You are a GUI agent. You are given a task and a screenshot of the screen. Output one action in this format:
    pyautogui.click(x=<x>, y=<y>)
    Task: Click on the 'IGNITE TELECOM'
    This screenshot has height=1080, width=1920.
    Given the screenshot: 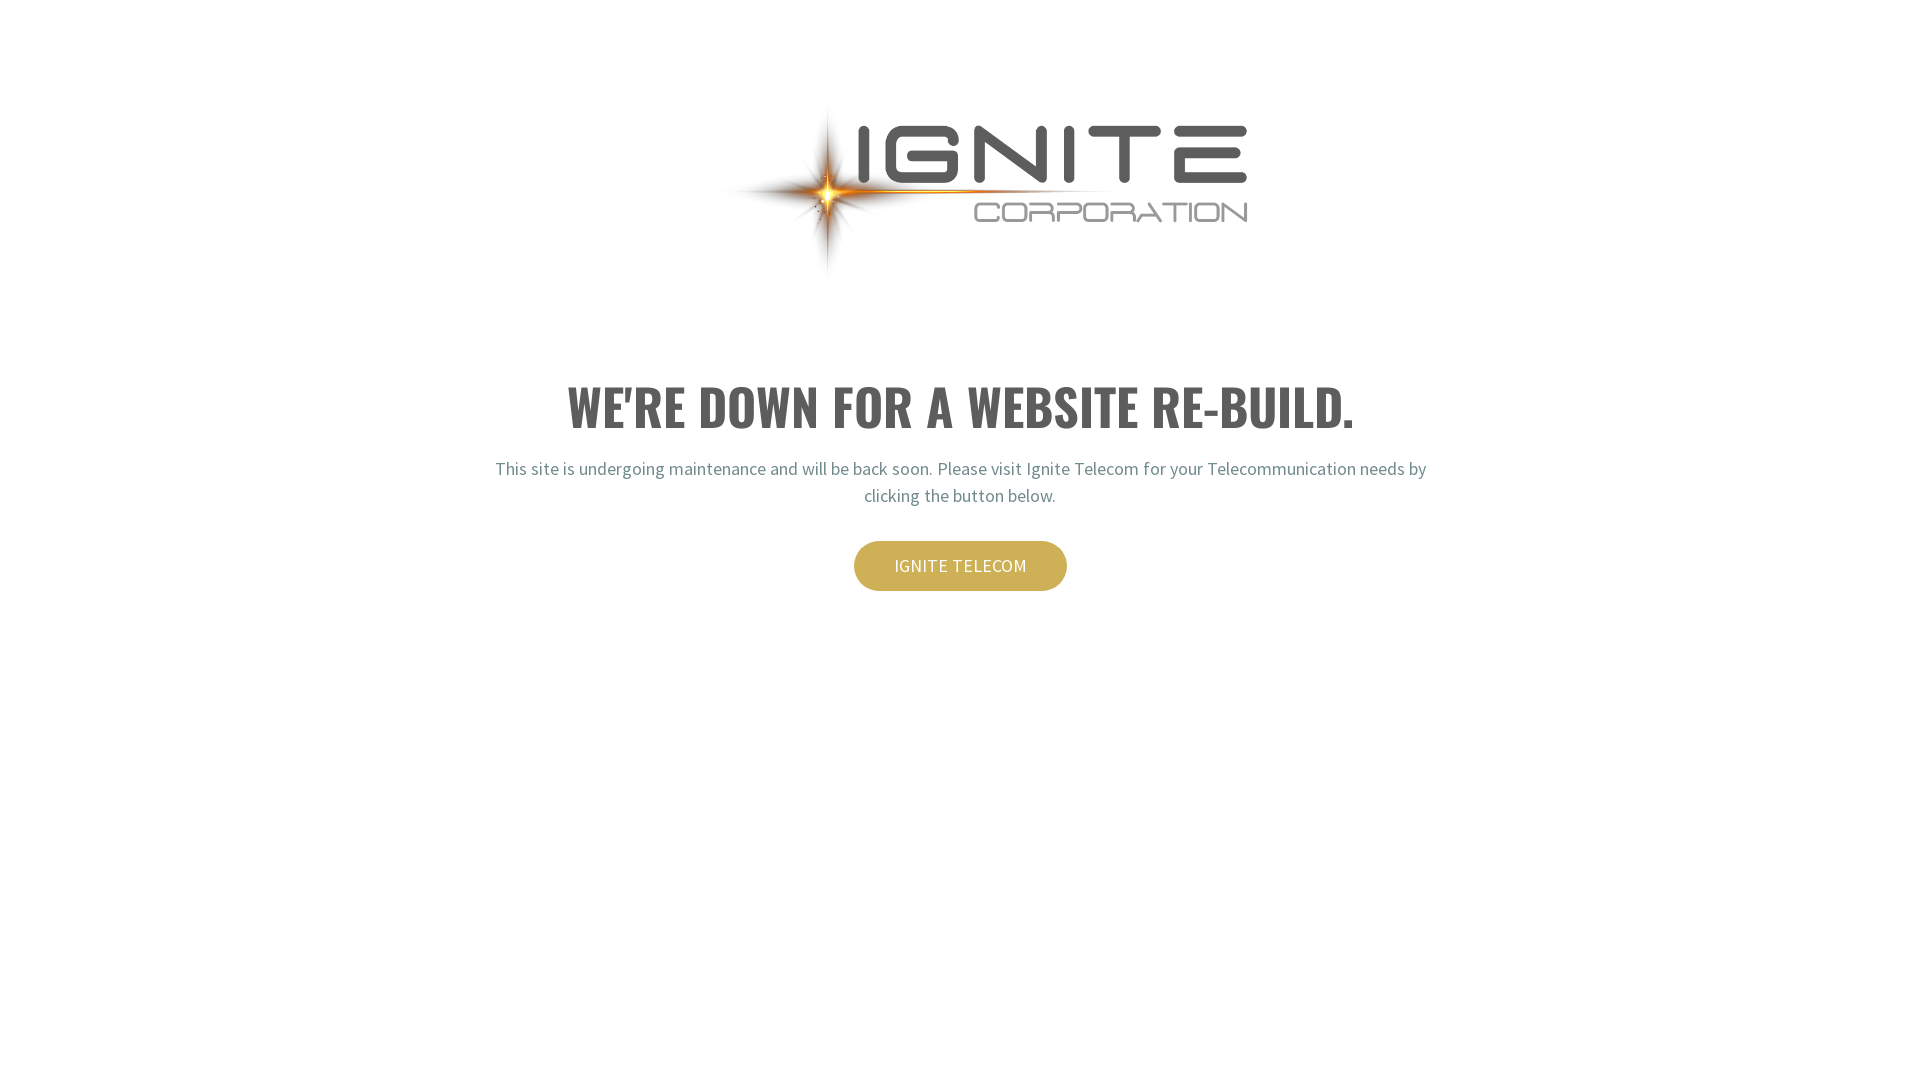 What is the action you would take?
    pyautogui.click(x=960, y=566)
    